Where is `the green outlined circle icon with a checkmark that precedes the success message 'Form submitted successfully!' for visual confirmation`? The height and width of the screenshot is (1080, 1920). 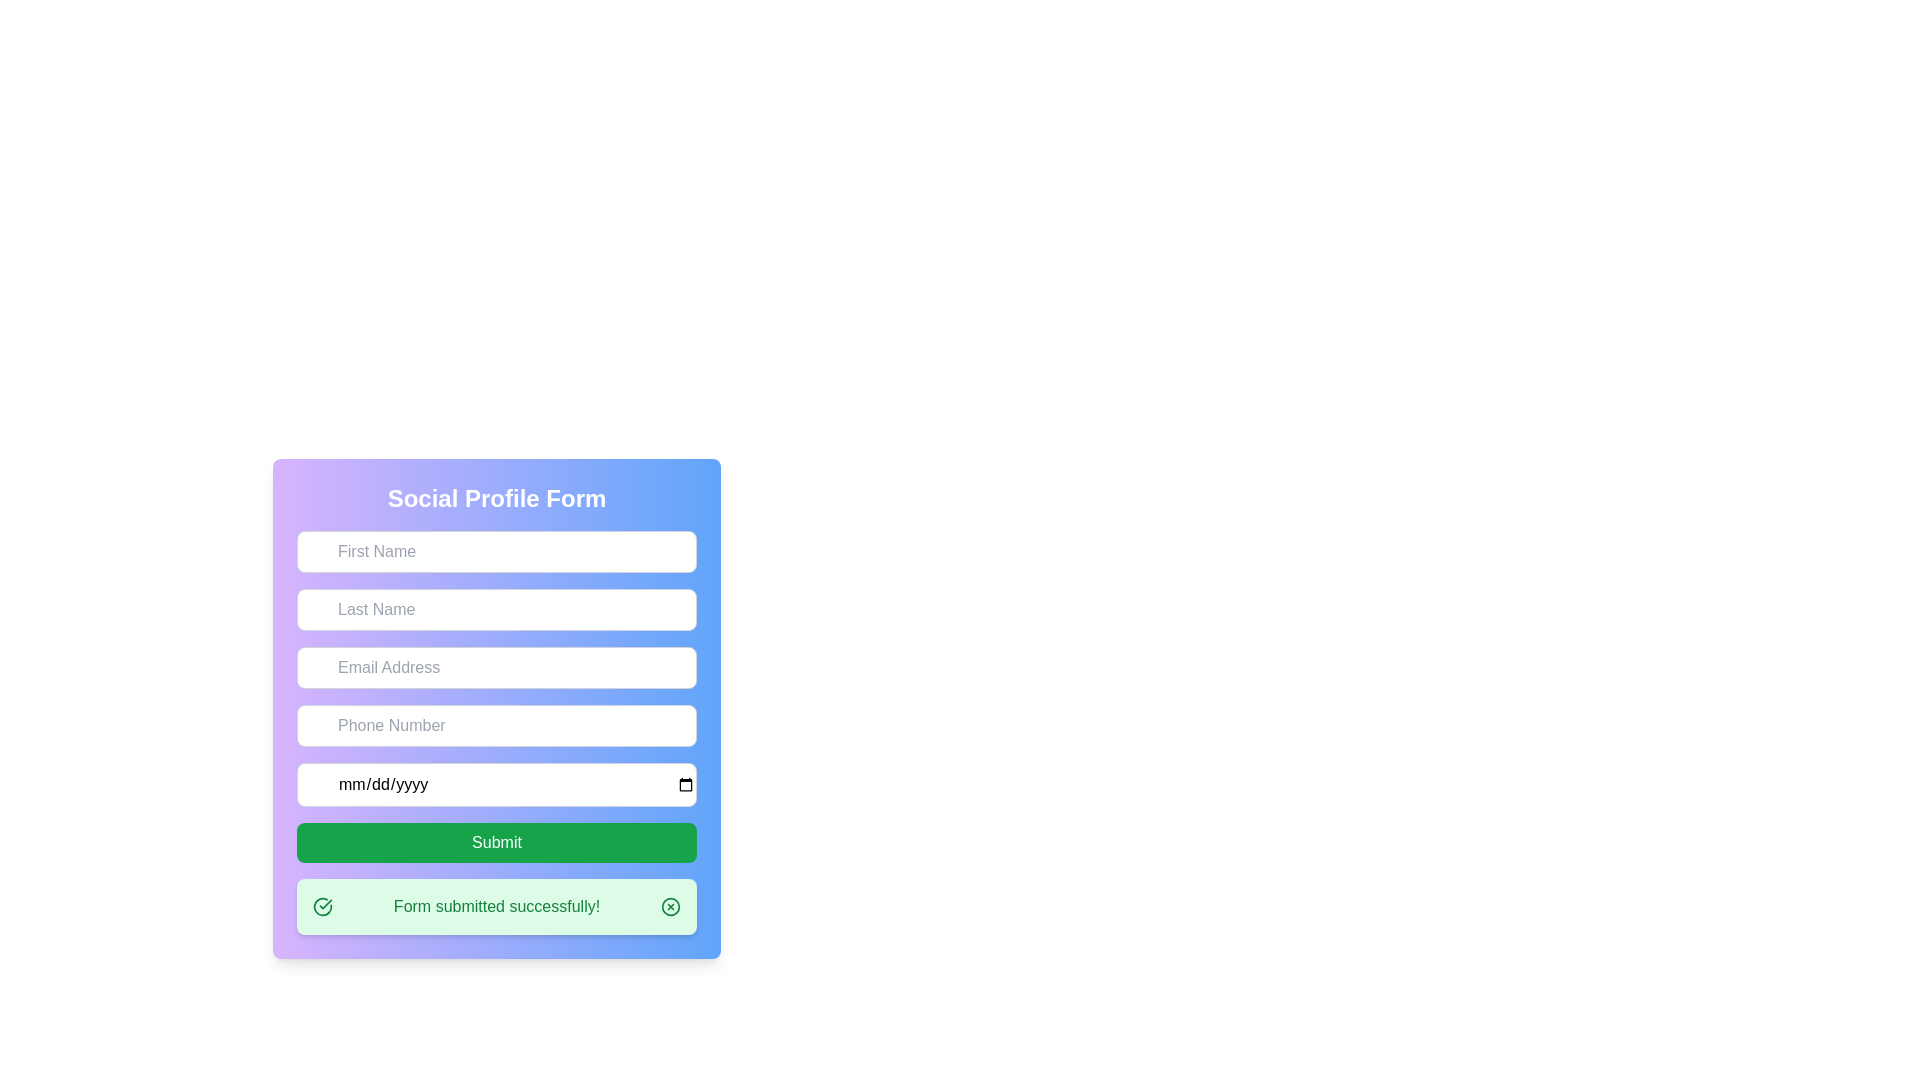
the green outlined circle icon with a checkmark that precedes the success message 'Form submitted successfully!' for visual confirmation is located at coordinates (322, 906).